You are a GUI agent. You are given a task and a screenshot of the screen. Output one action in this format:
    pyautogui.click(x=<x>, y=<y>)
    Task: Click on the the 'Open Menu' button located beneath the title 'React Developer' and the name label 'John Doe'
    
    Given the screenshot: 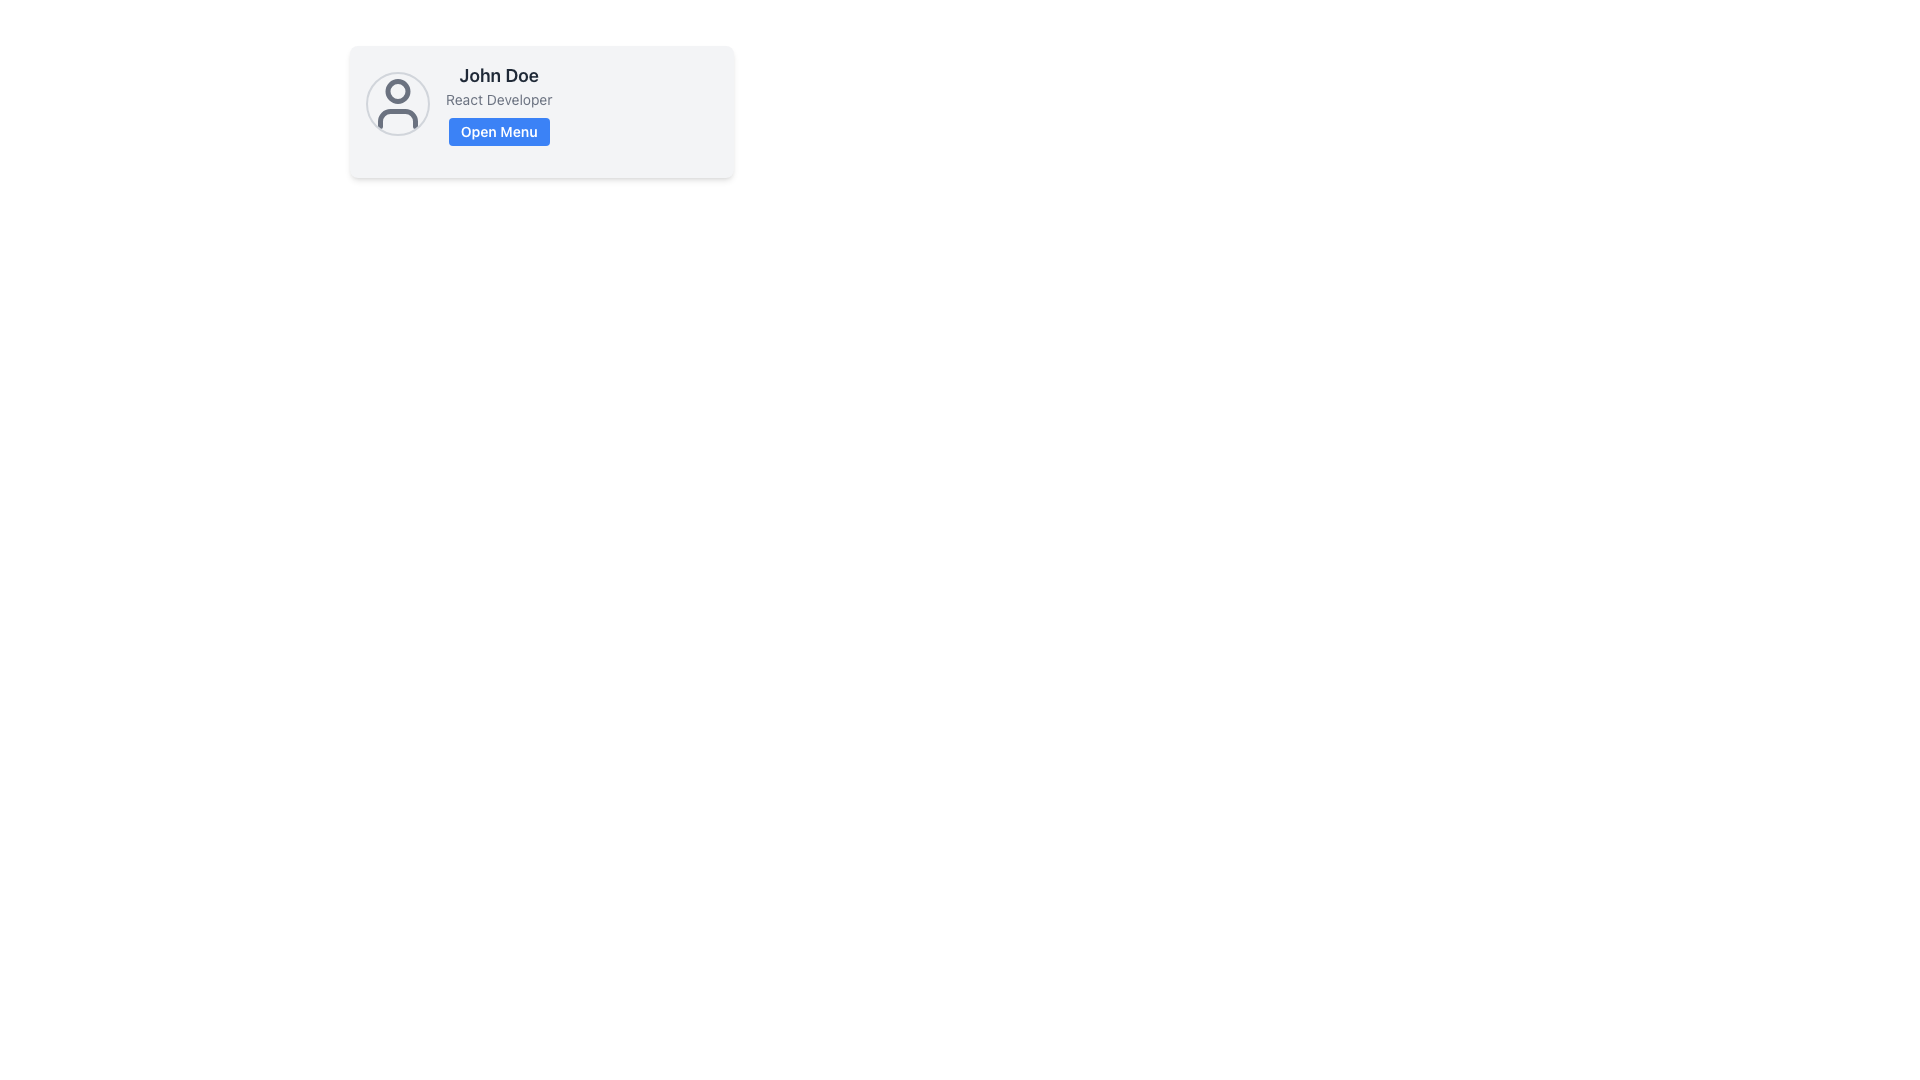 What is the action you would take?
    pyautogui.click(x=499, y=131)
    